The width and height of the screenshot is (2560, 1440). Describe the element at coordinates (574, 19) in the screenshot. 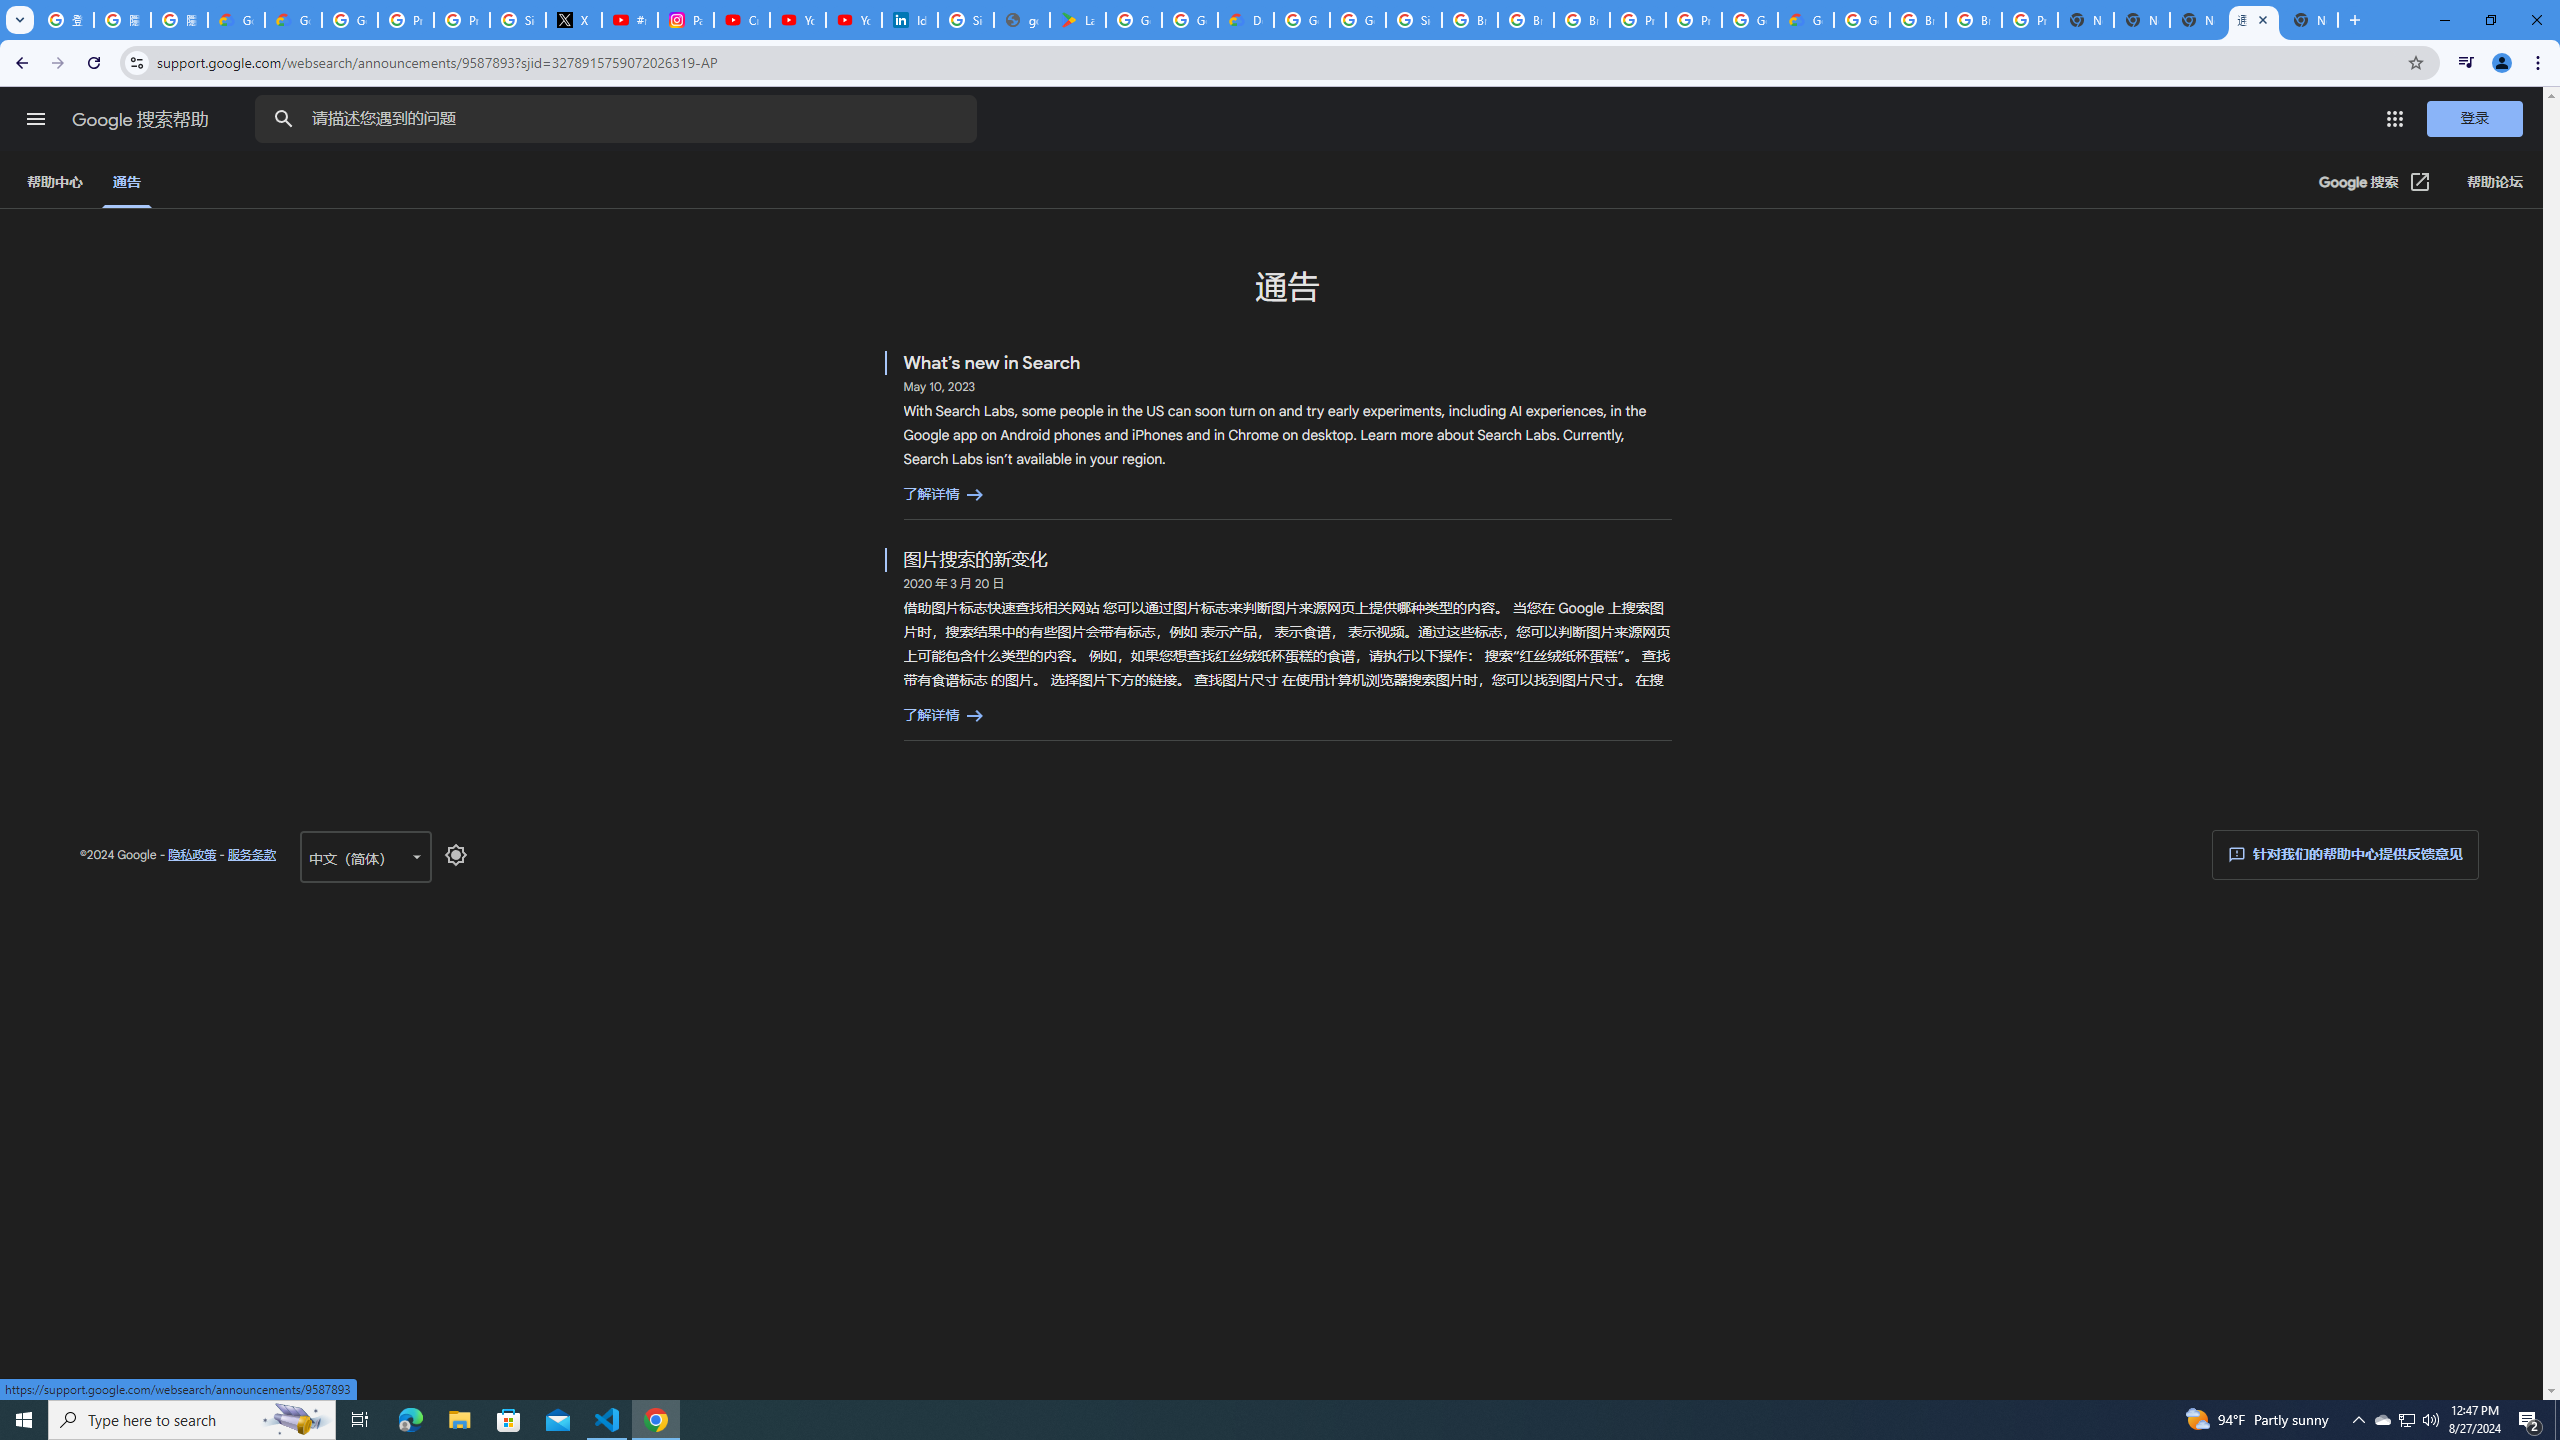

I see `'X'` at that location.